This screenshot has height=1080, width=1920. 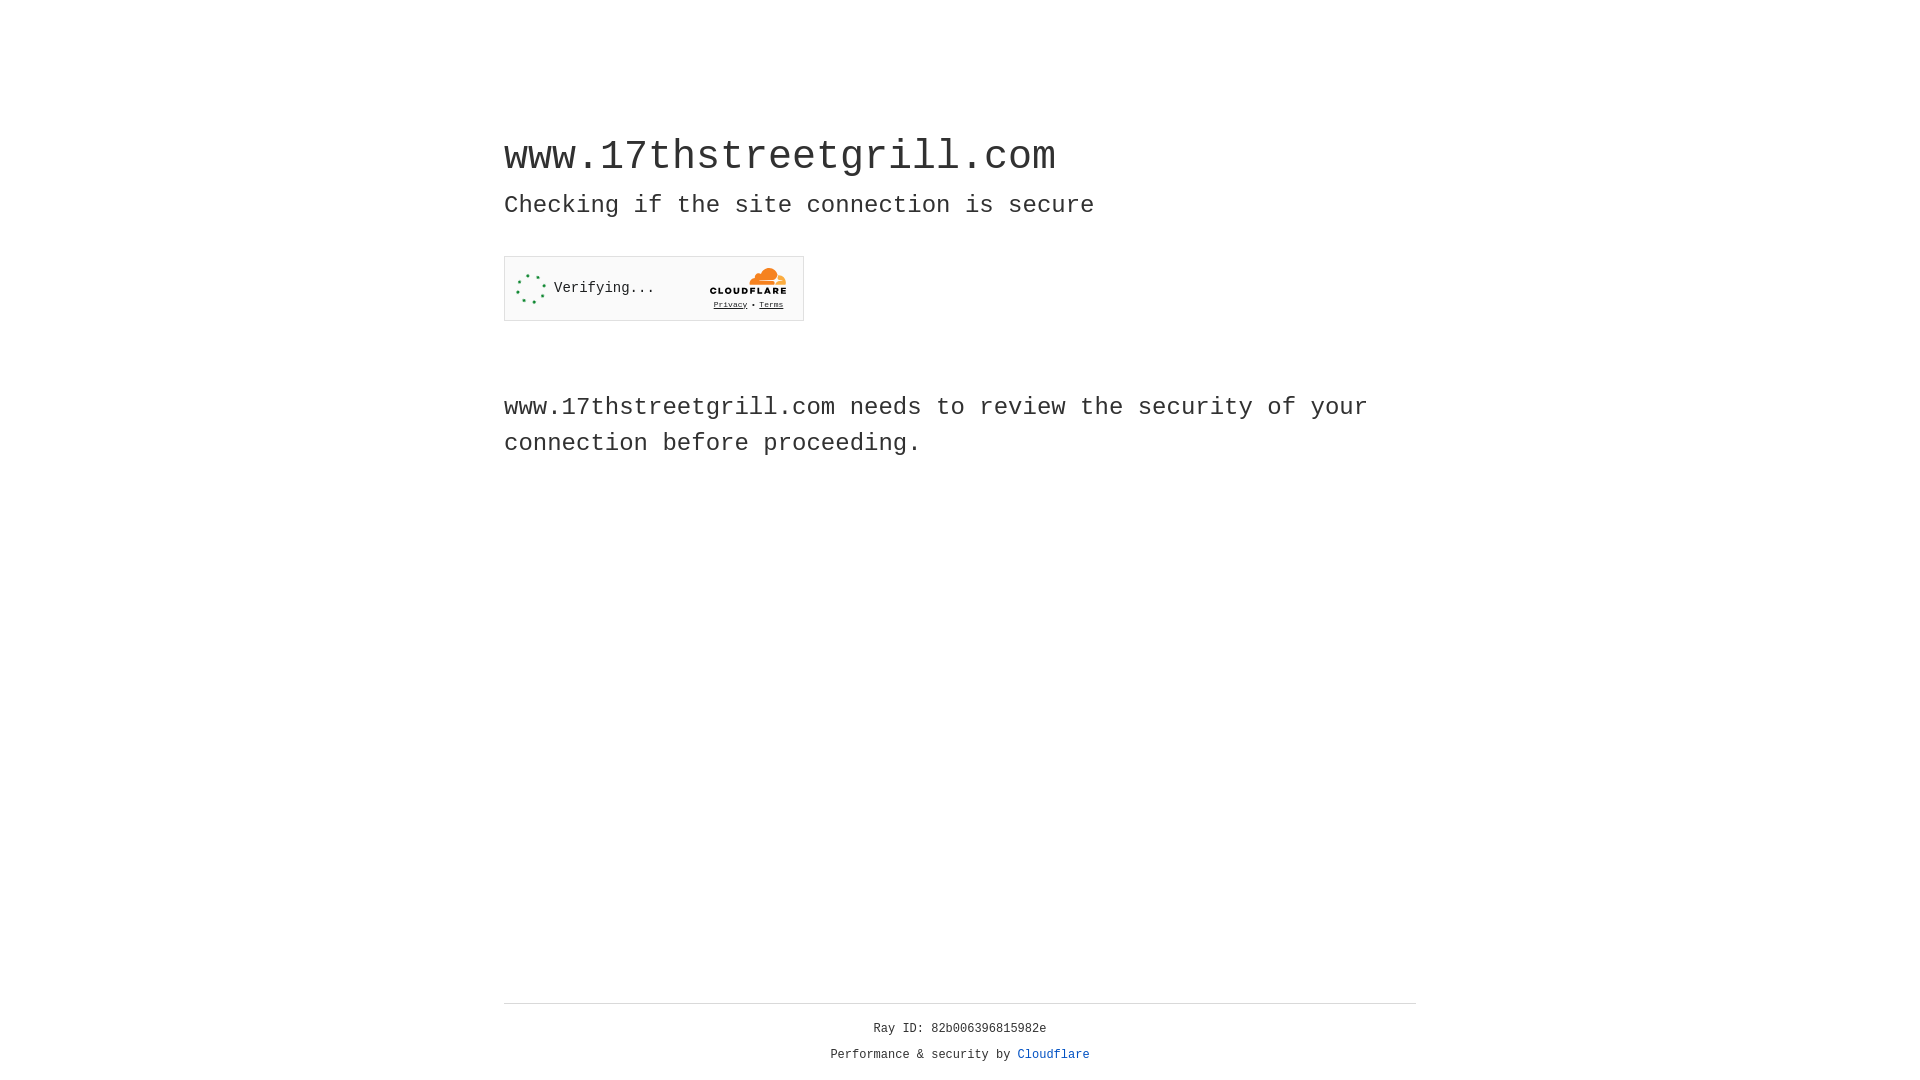 I want to click on 'Cloudflare', so click(x=1017, y=1054).